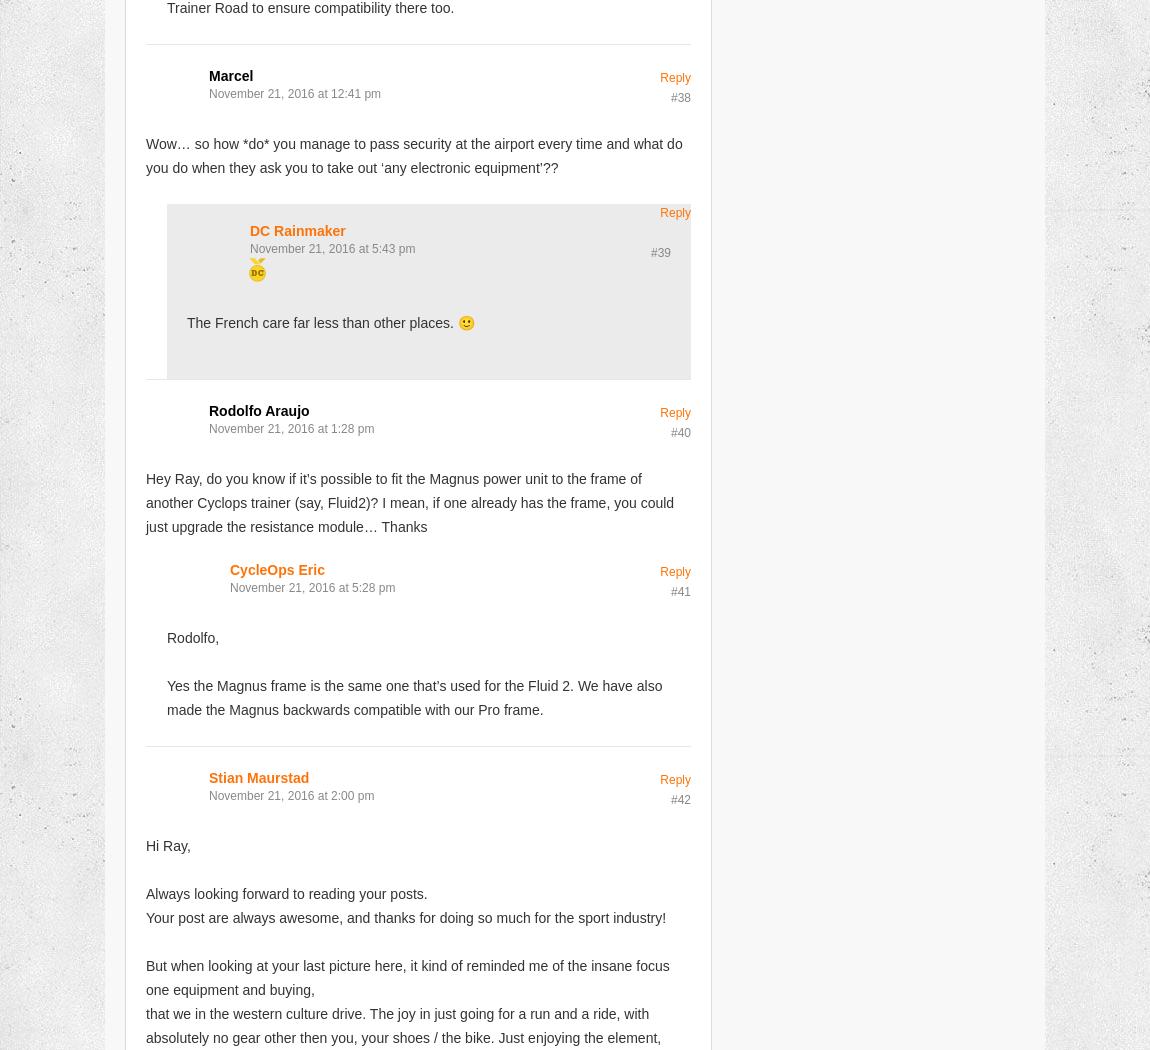 The width and height of the screenshot is (1150, 1050). What do you see at coordinates (291, 426) in the screenshot?
I see `'November 21, 2016 at 1:28 pm'` at bounding box center [291, 426].